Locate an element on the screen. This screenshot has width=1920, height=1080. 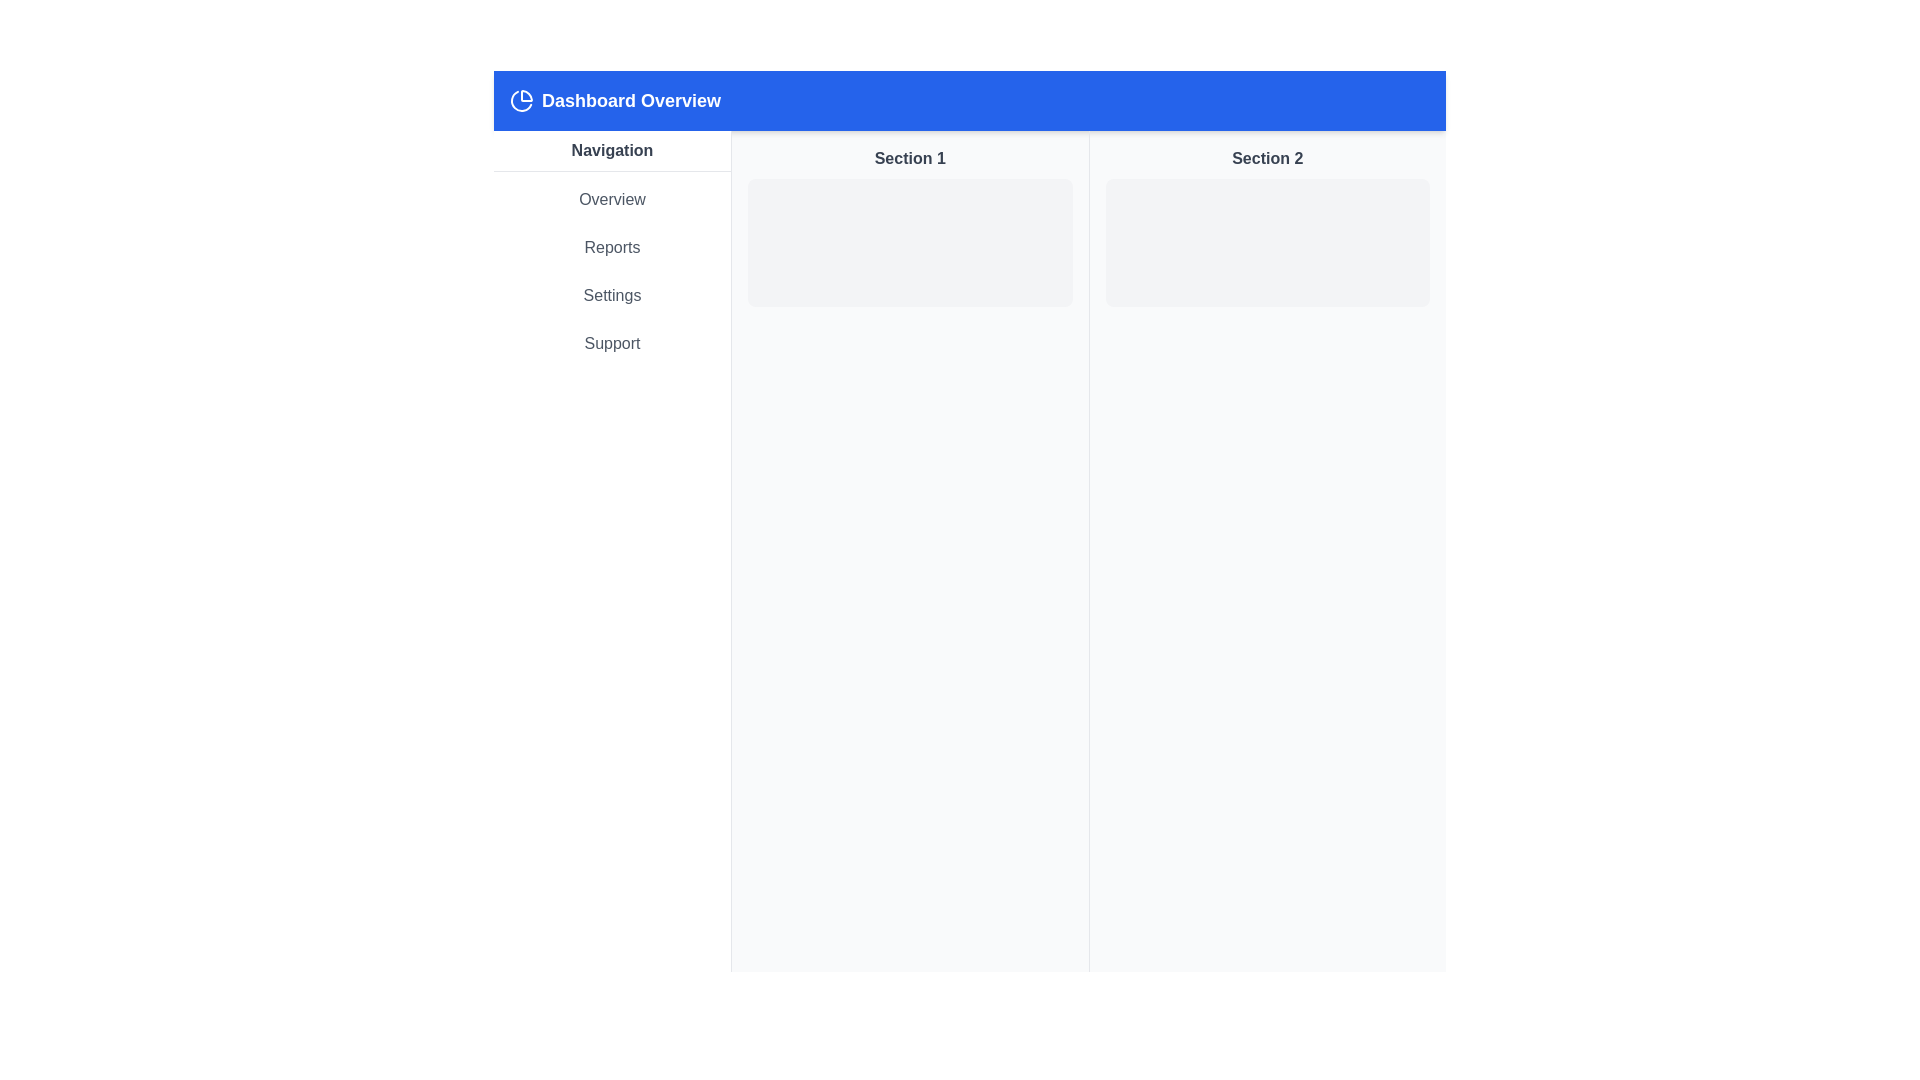
the pie chart icon located in the header bar, to the left of the 'Dashboard Overview' text is located at coordinates (522, 100).